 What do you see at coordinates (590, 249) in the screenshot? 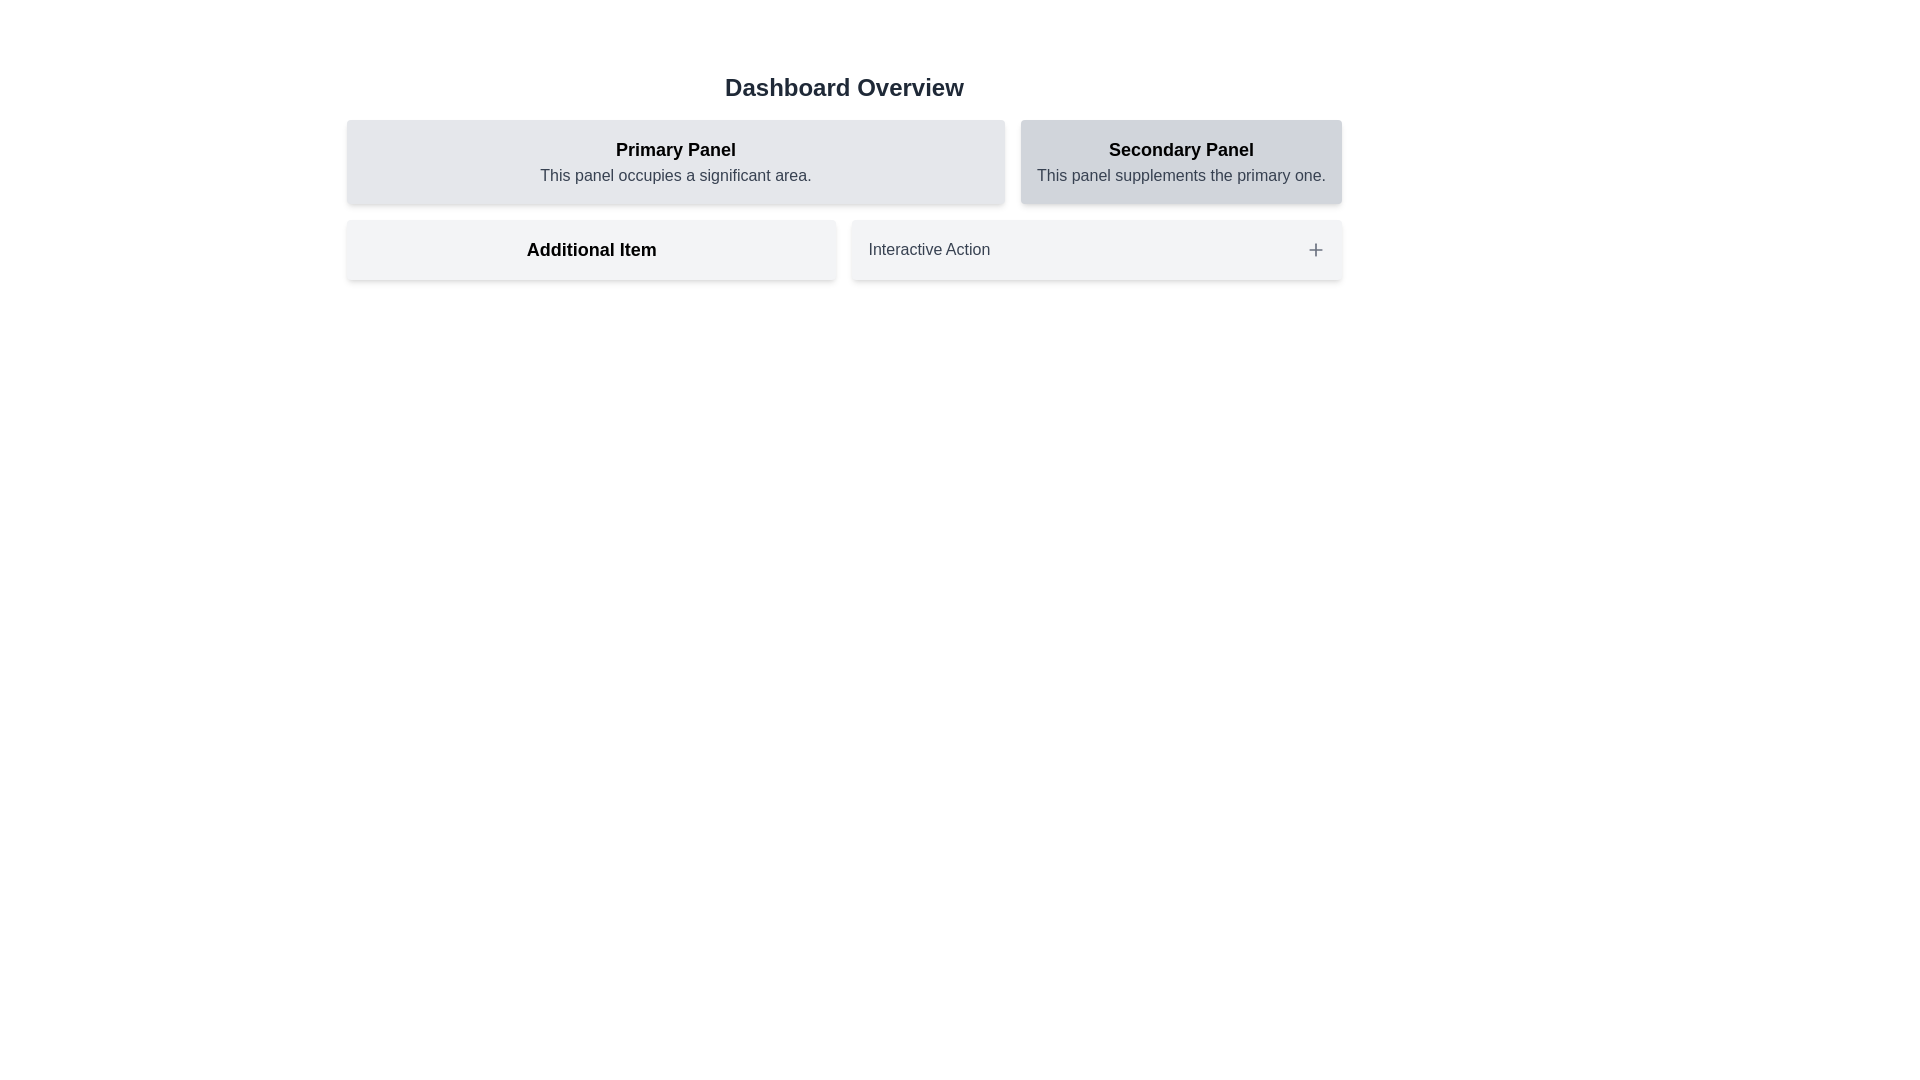
I see `the informational card labeled 'Additional Item' with a light gray background and bold black text, which is located in the lower-left section of the grid layout under 'Dashboard Overview'` at bounding box center [590, 249].